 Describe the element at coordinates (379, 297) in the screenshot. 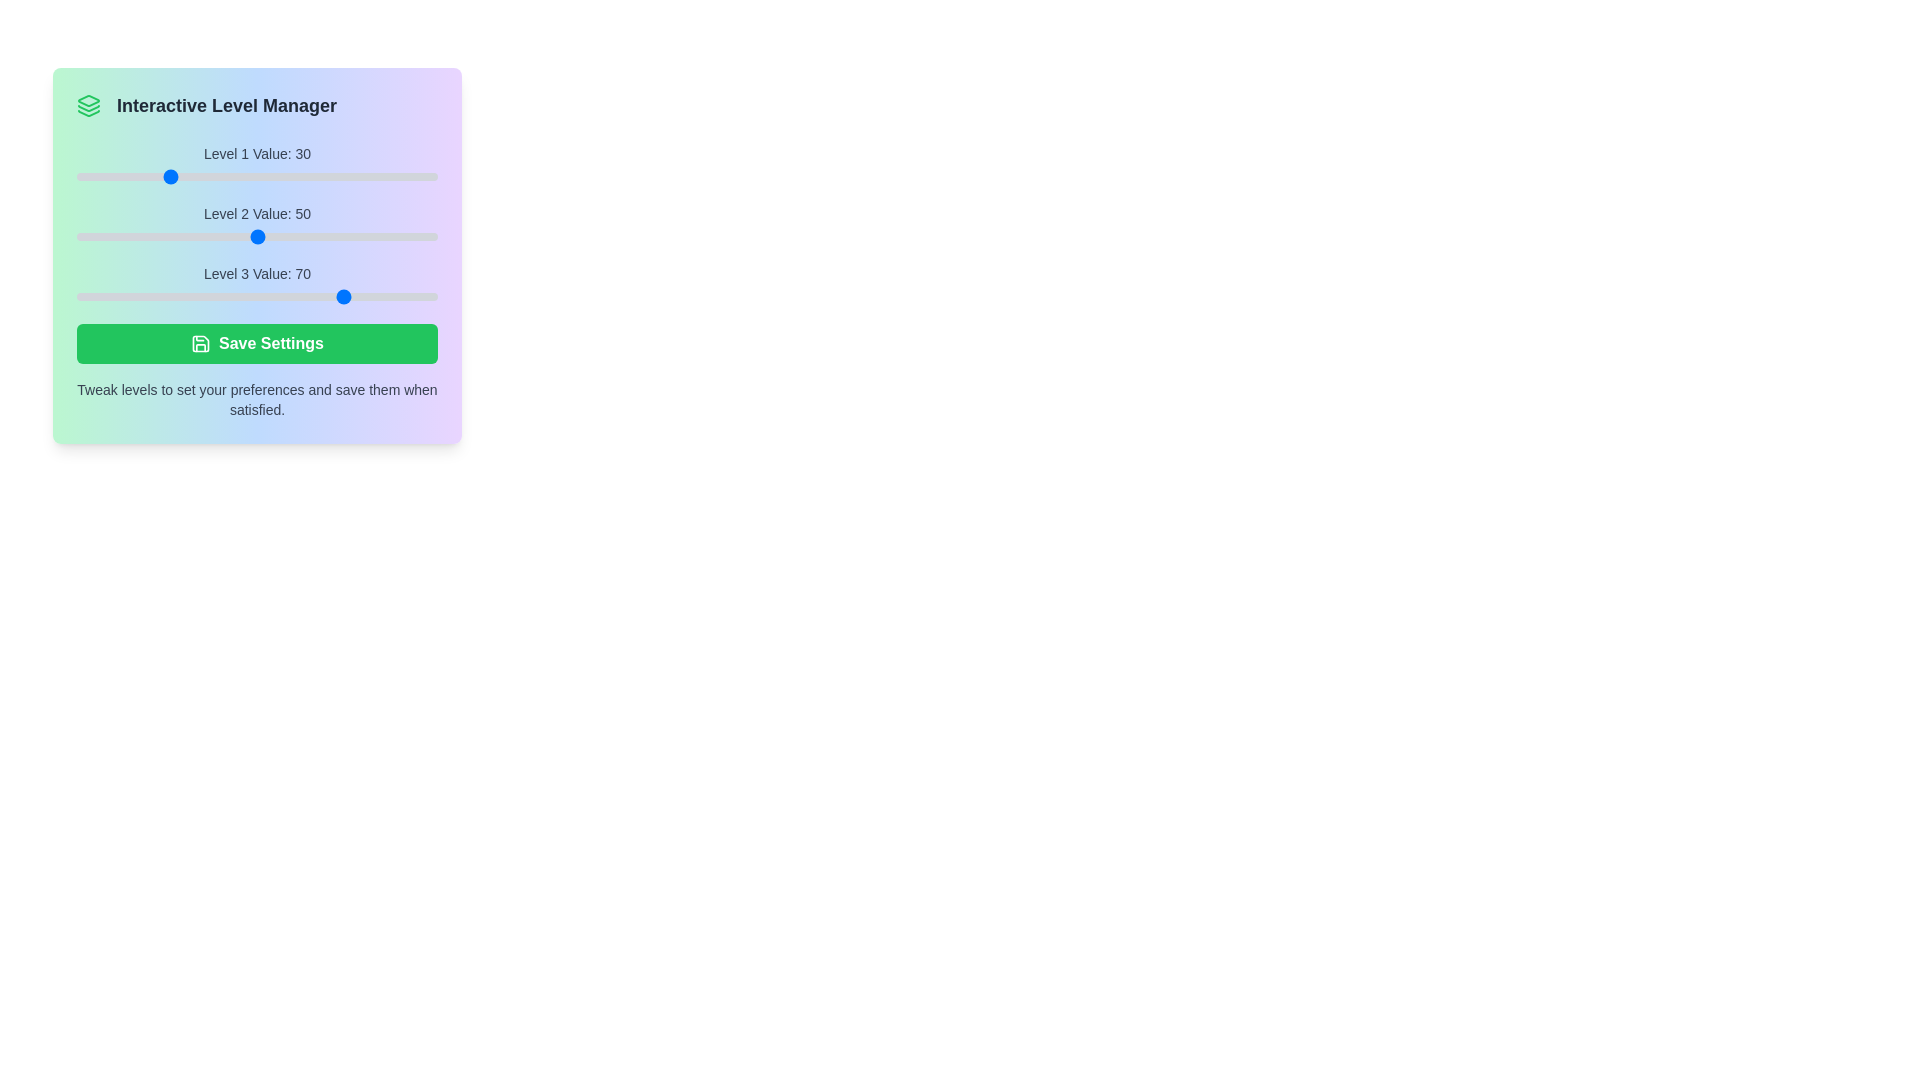

I see `the Level 3 value` at that location.